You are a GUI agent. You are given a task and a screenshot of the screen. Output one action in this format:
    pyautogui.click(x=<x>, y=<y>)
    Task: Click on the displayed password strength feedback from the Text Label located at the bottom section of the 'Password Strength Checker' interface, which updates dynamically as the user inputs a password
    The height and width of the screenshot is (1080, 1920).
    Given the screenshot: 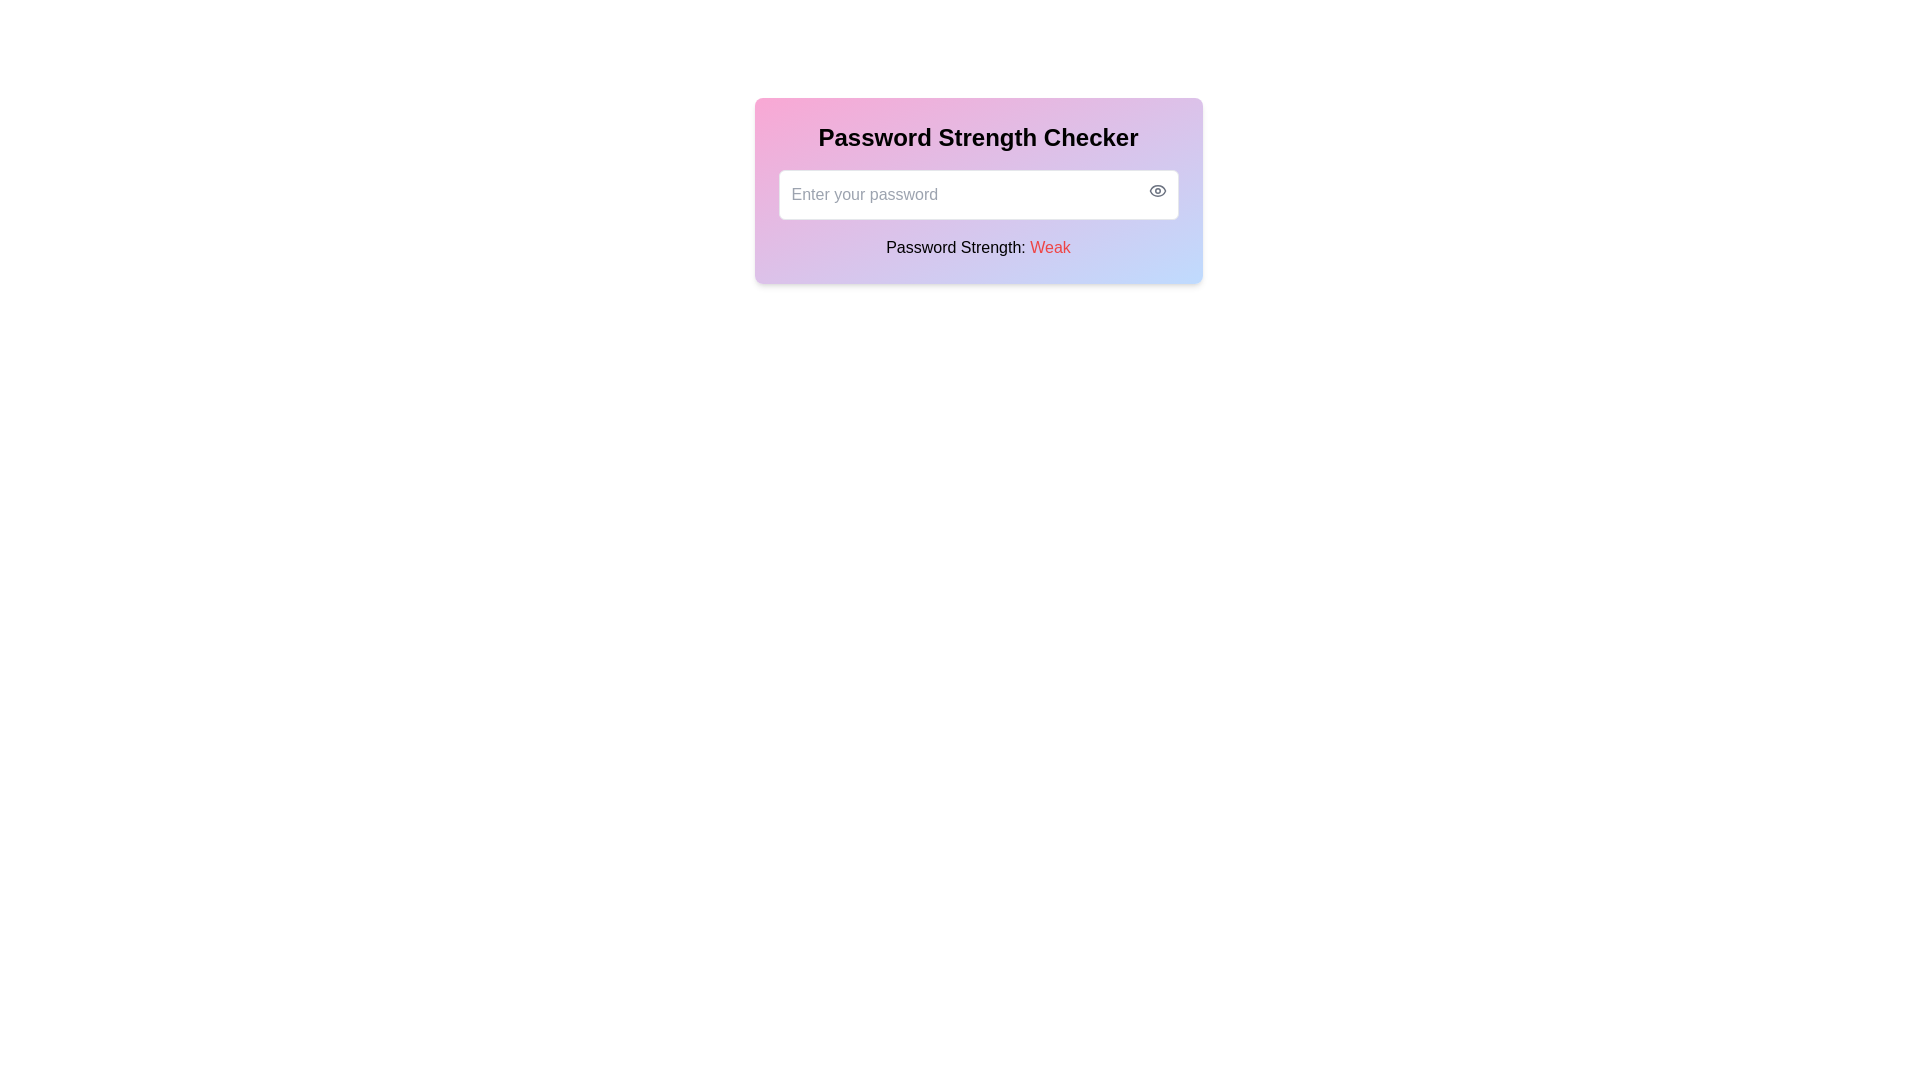 What is the action you would take?
    pyautogui.click(x=978, y=246)
    